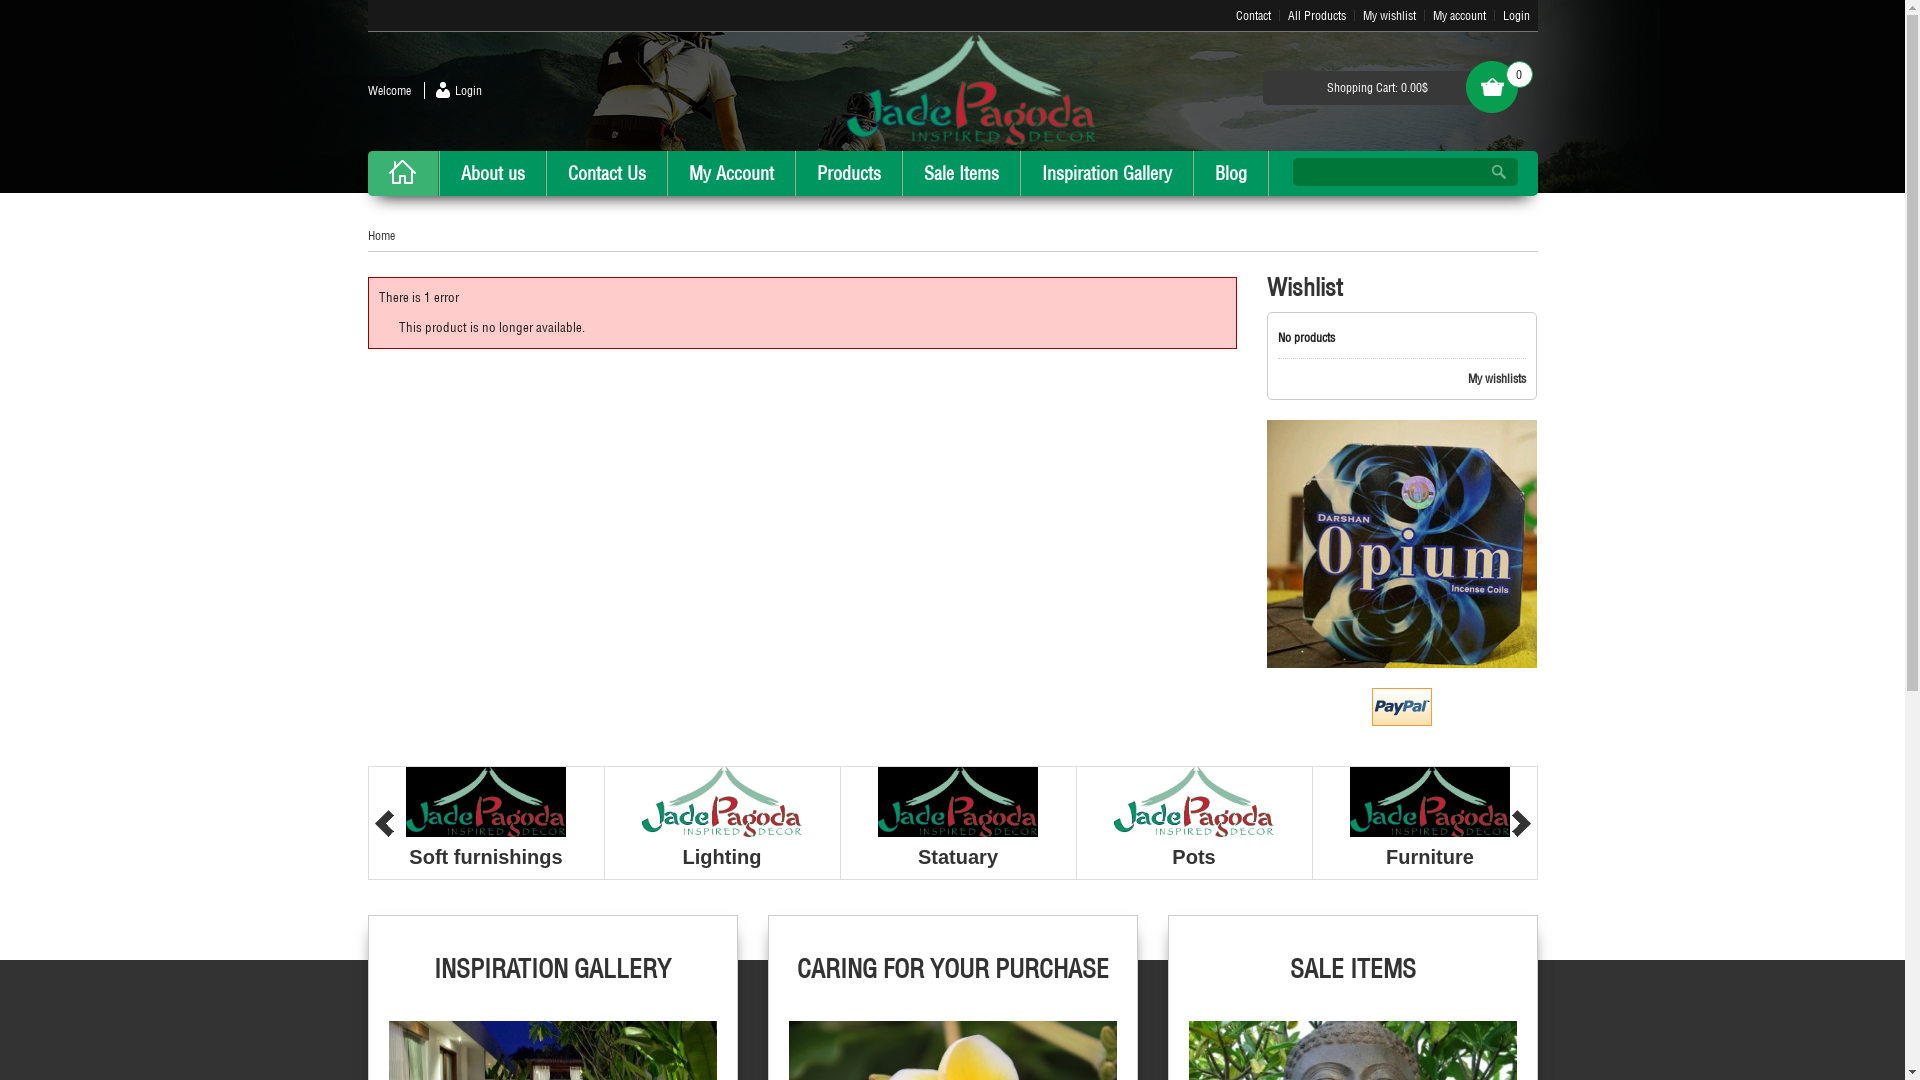 The width and height of the screenshot is (1920, 1080). What do you see at coordinates (383, 823) in the screenshot?
I see `'Previous'` at bounding box center [383, 823].